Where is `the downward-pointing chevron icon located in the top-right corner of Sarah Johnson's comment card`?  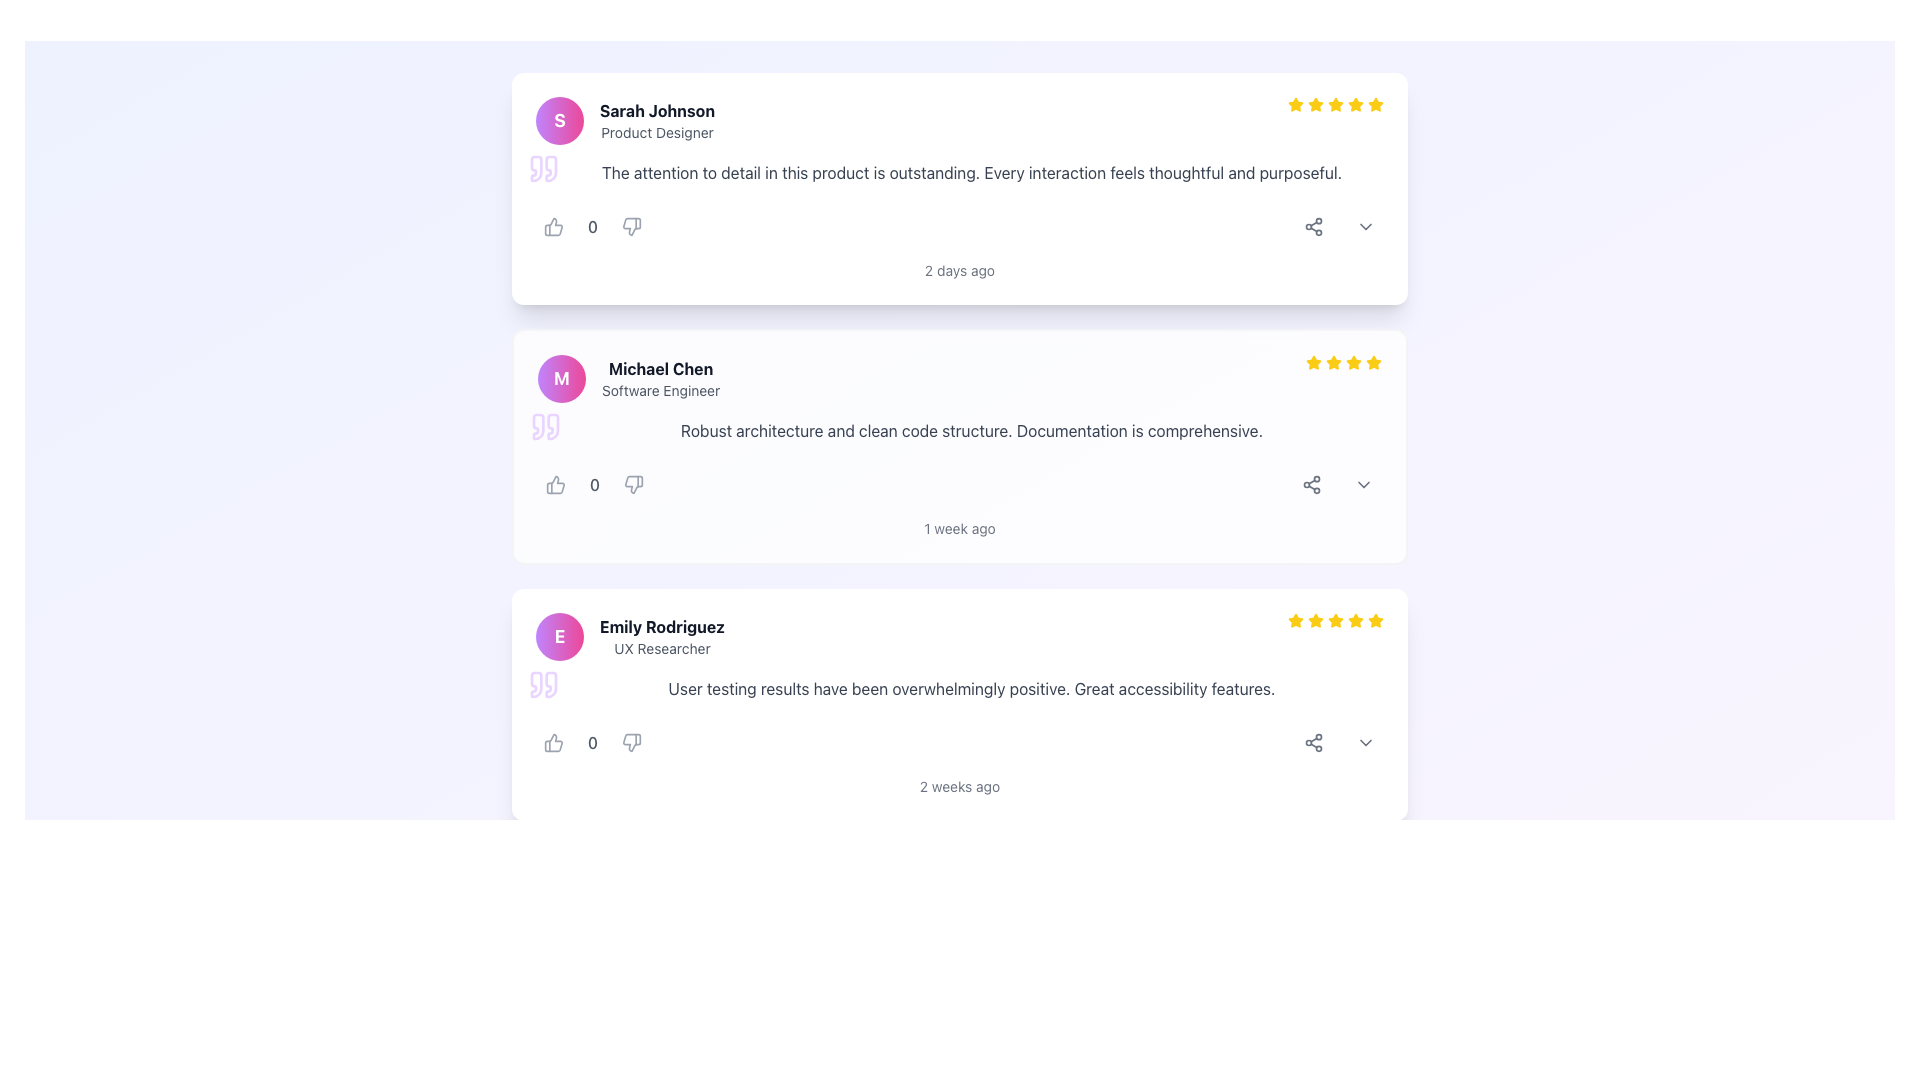
the downward-pointing chevron icon located in the top-right corner of Sarah Johnson's comment card is located at coordinates (1365, 226).